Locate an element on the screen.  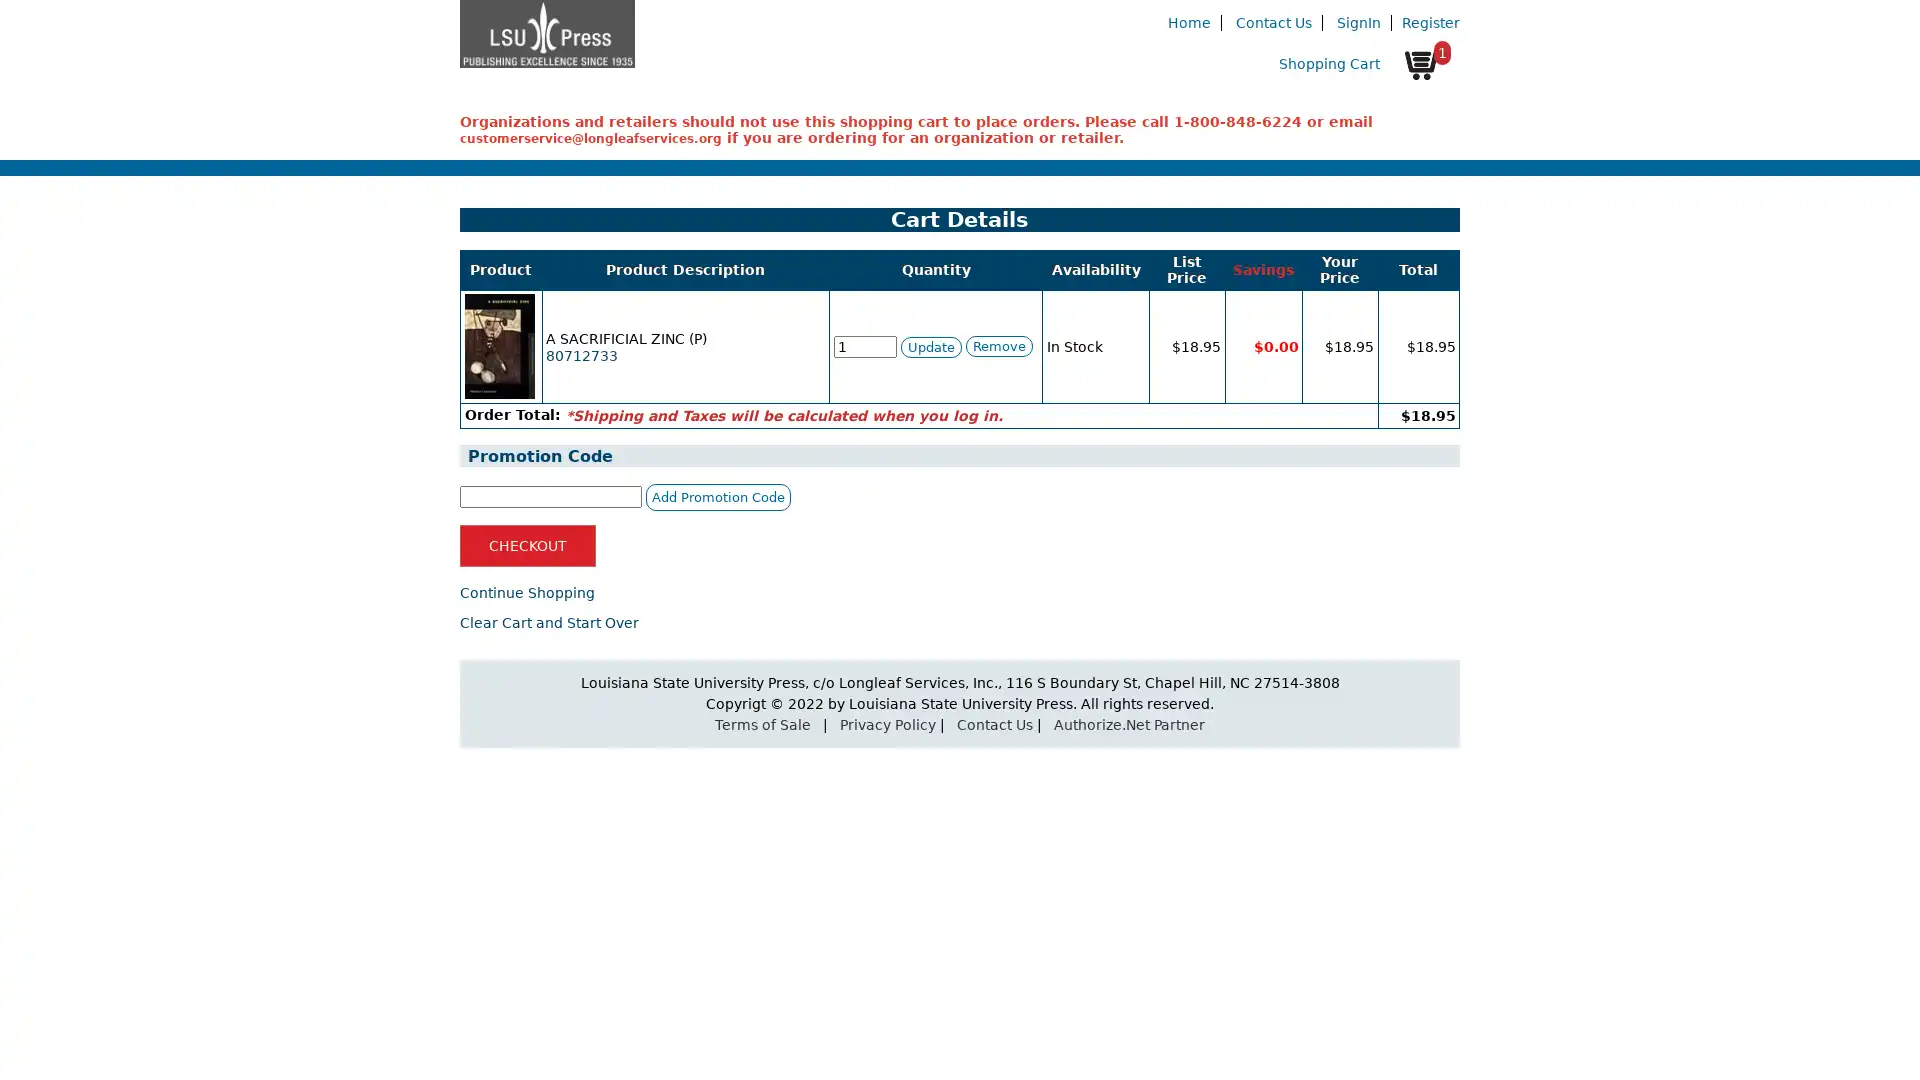
Update is located at coordinates (929, 345).